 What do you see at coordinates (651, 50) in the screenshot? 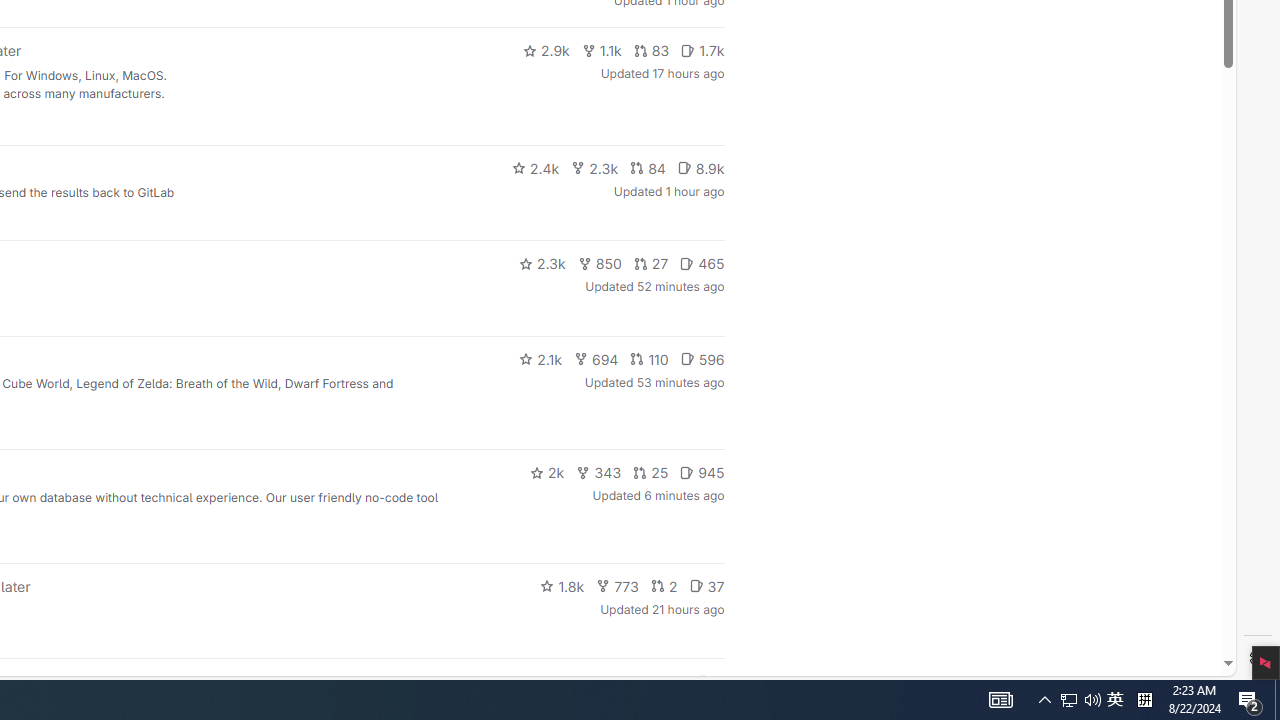
I see `'83'` at bounding box center [651, 50].